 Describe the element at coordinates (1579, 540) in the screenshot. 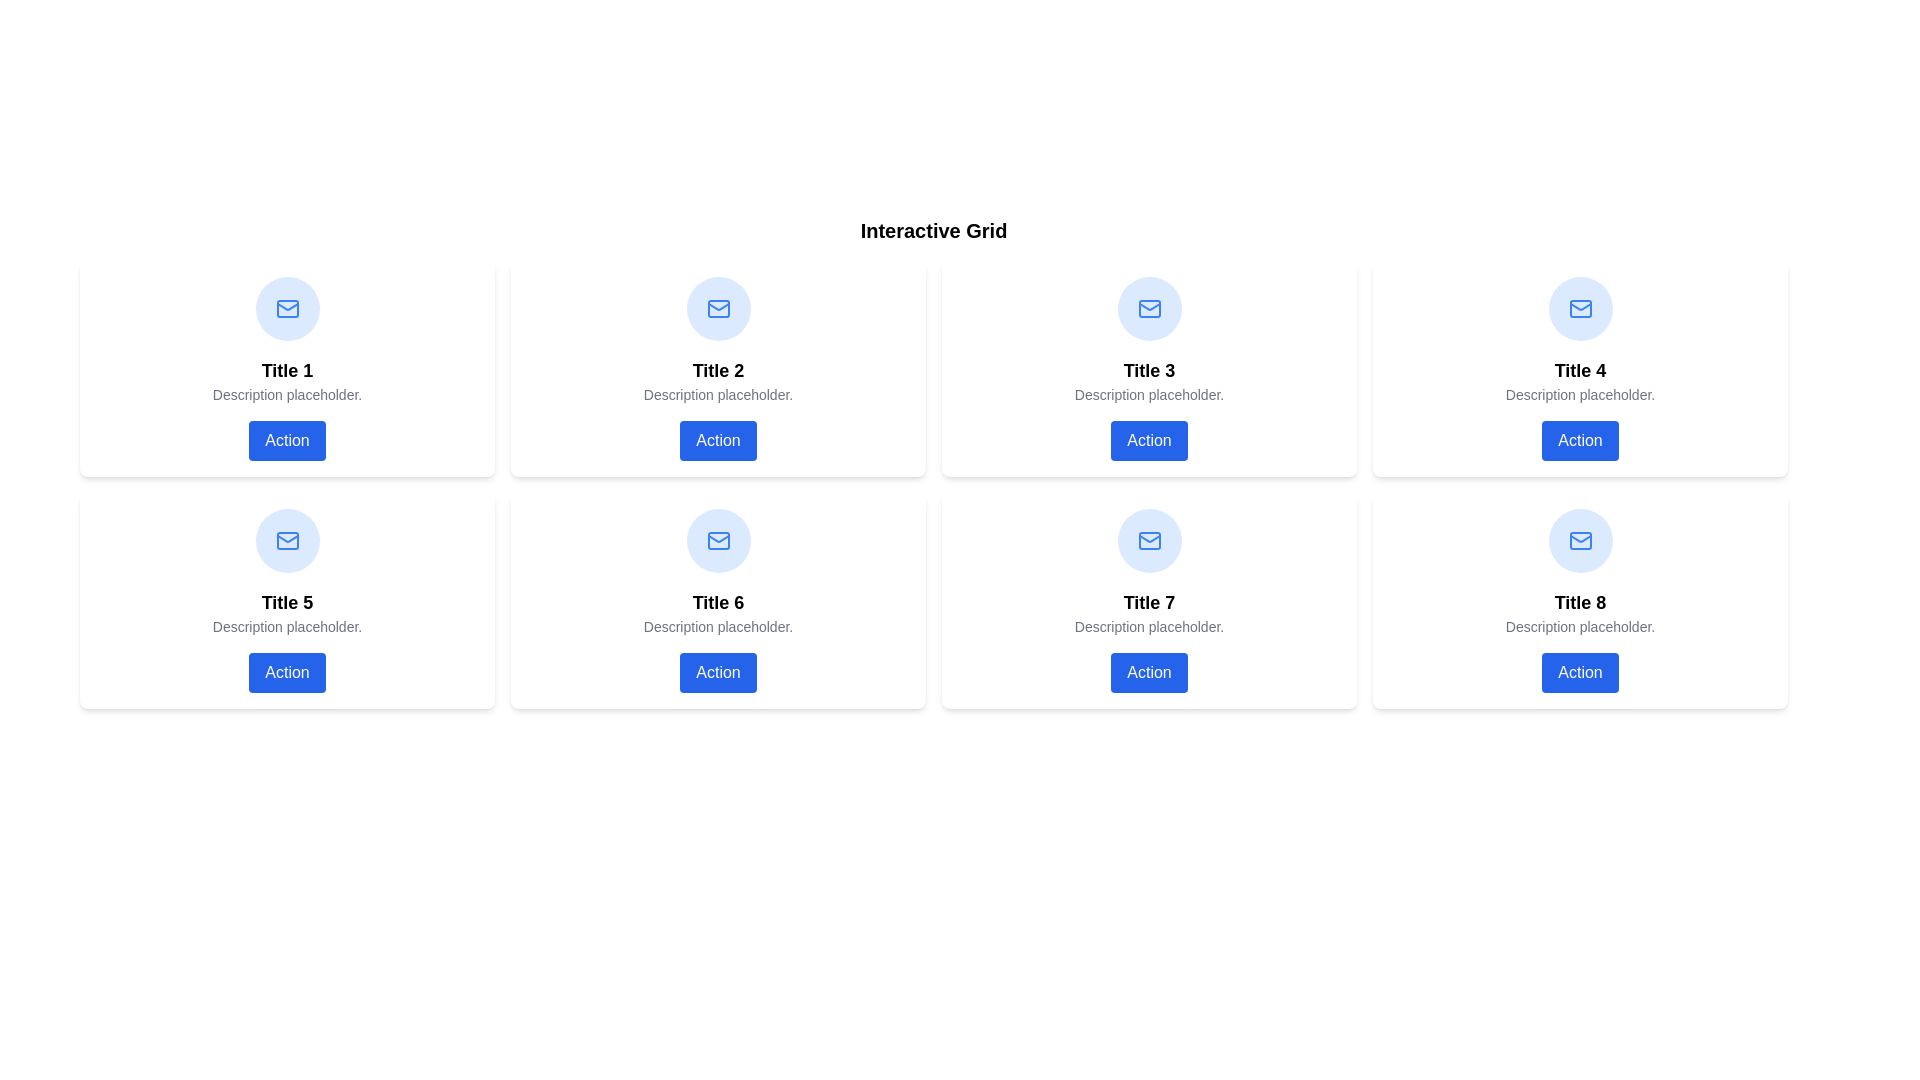

I see `the SVG rectangle element representing the body of the envelope icon located in the bottom-right grid panel titled 'Title 8'` at that location.